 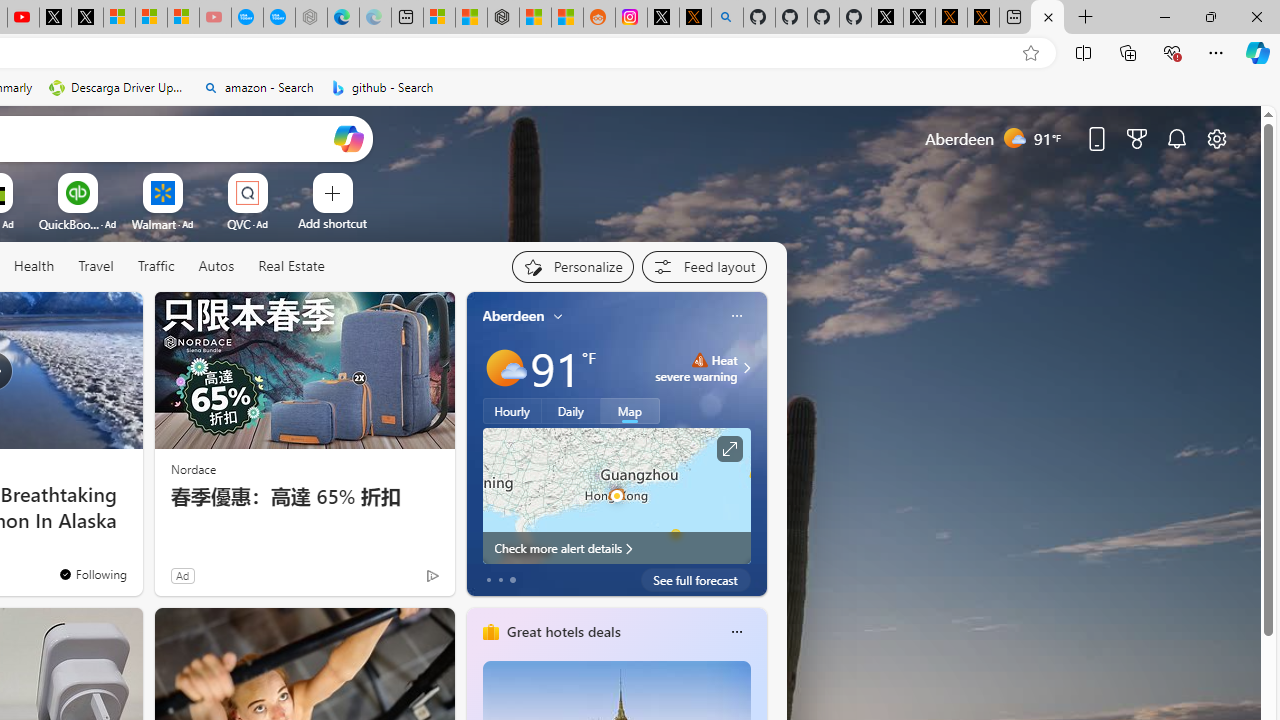 I want to click on 'Microsoft rewards', so click(x=1137, y=137).